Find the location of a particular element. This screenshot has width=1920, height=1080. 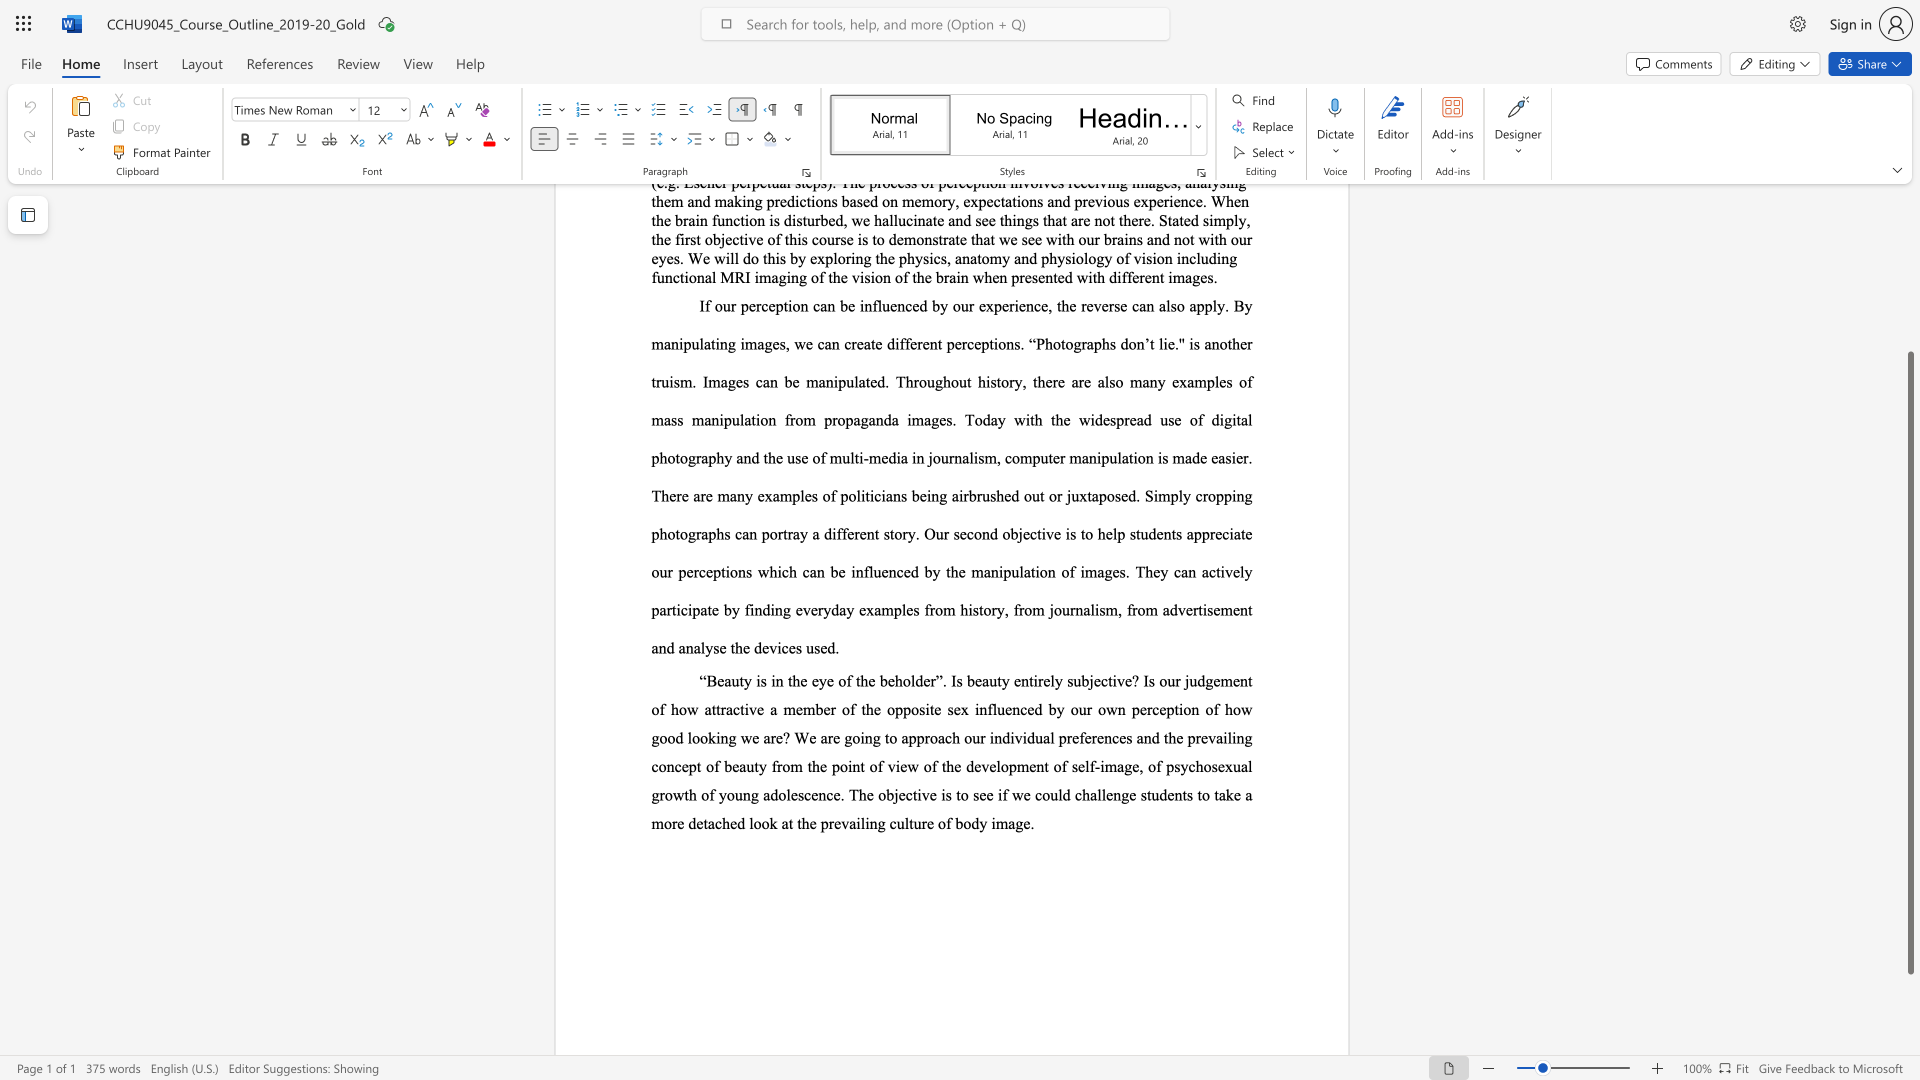

the scrollbar and move down 60 pixels is located at coordinates (1909, 663).